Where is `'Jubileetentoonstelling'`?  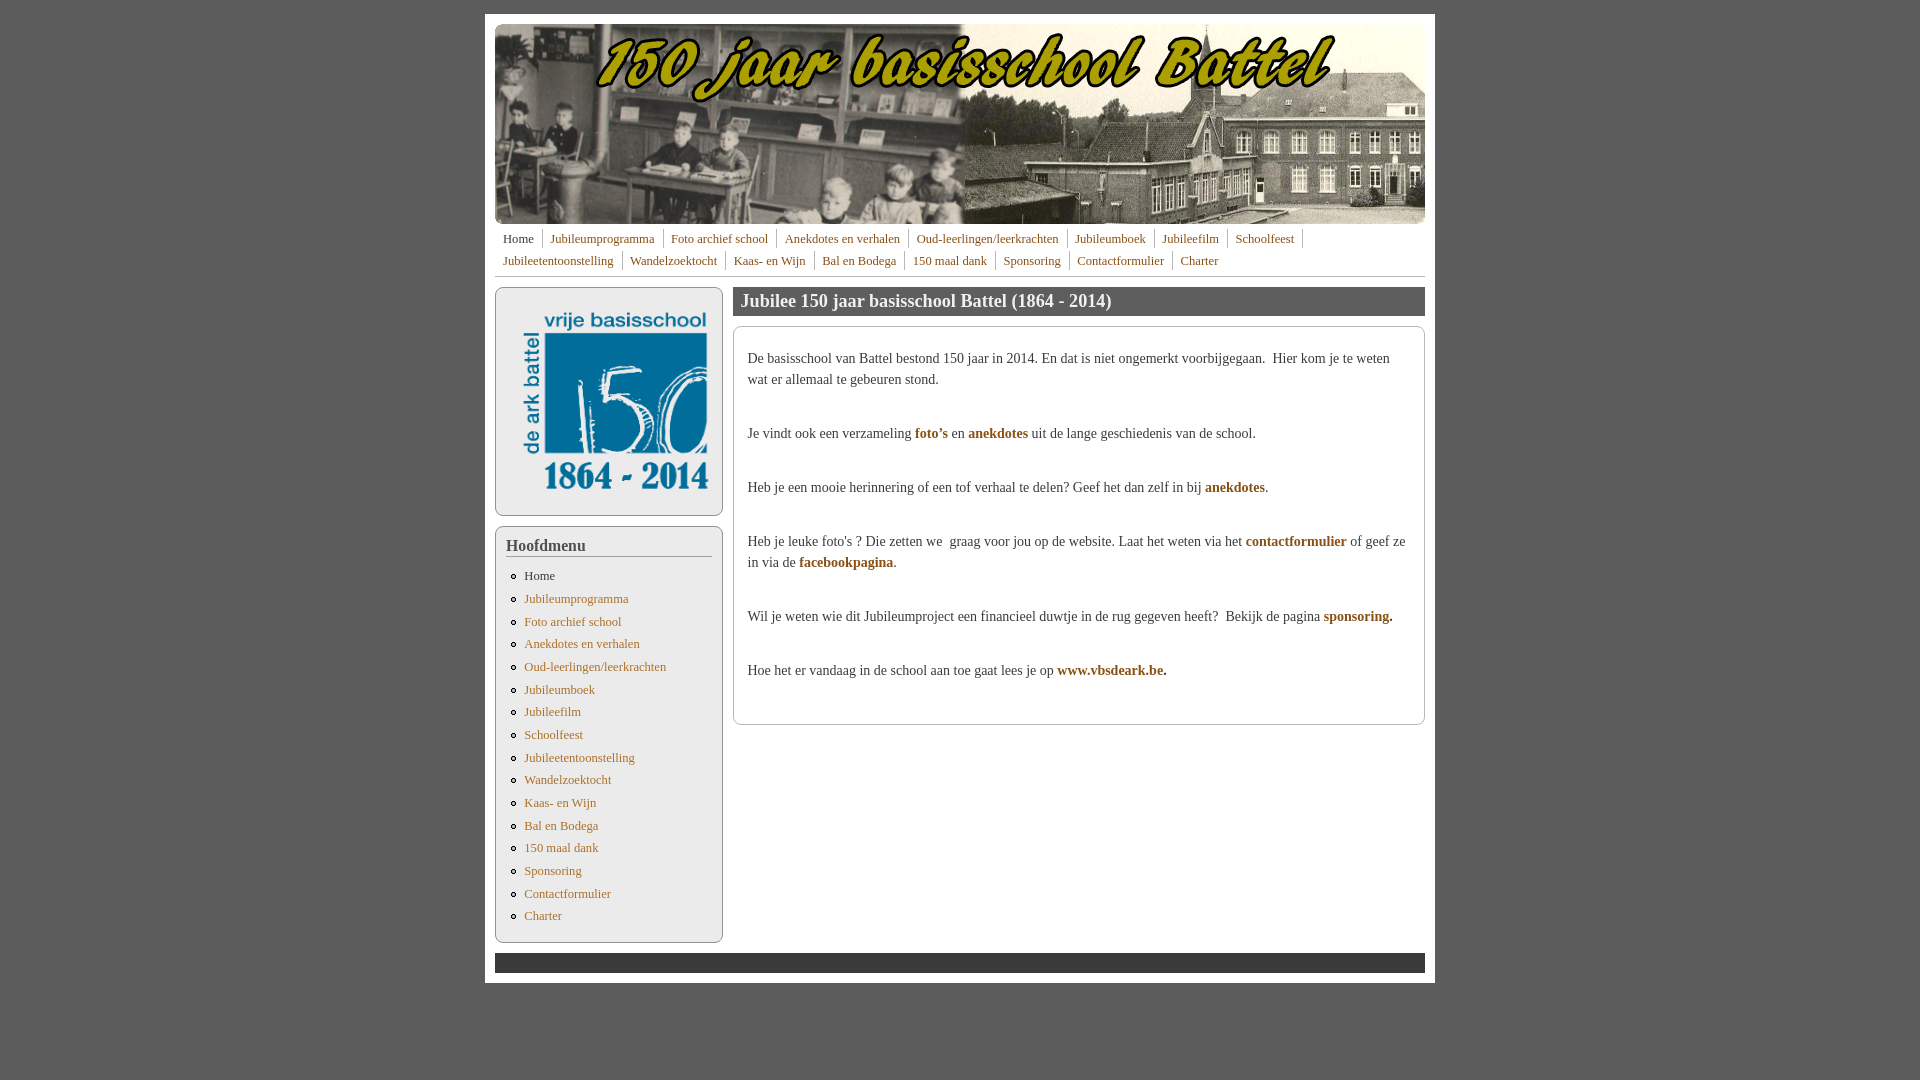 'Jubileetentoonstelling' is located at coordinates (558, 260).